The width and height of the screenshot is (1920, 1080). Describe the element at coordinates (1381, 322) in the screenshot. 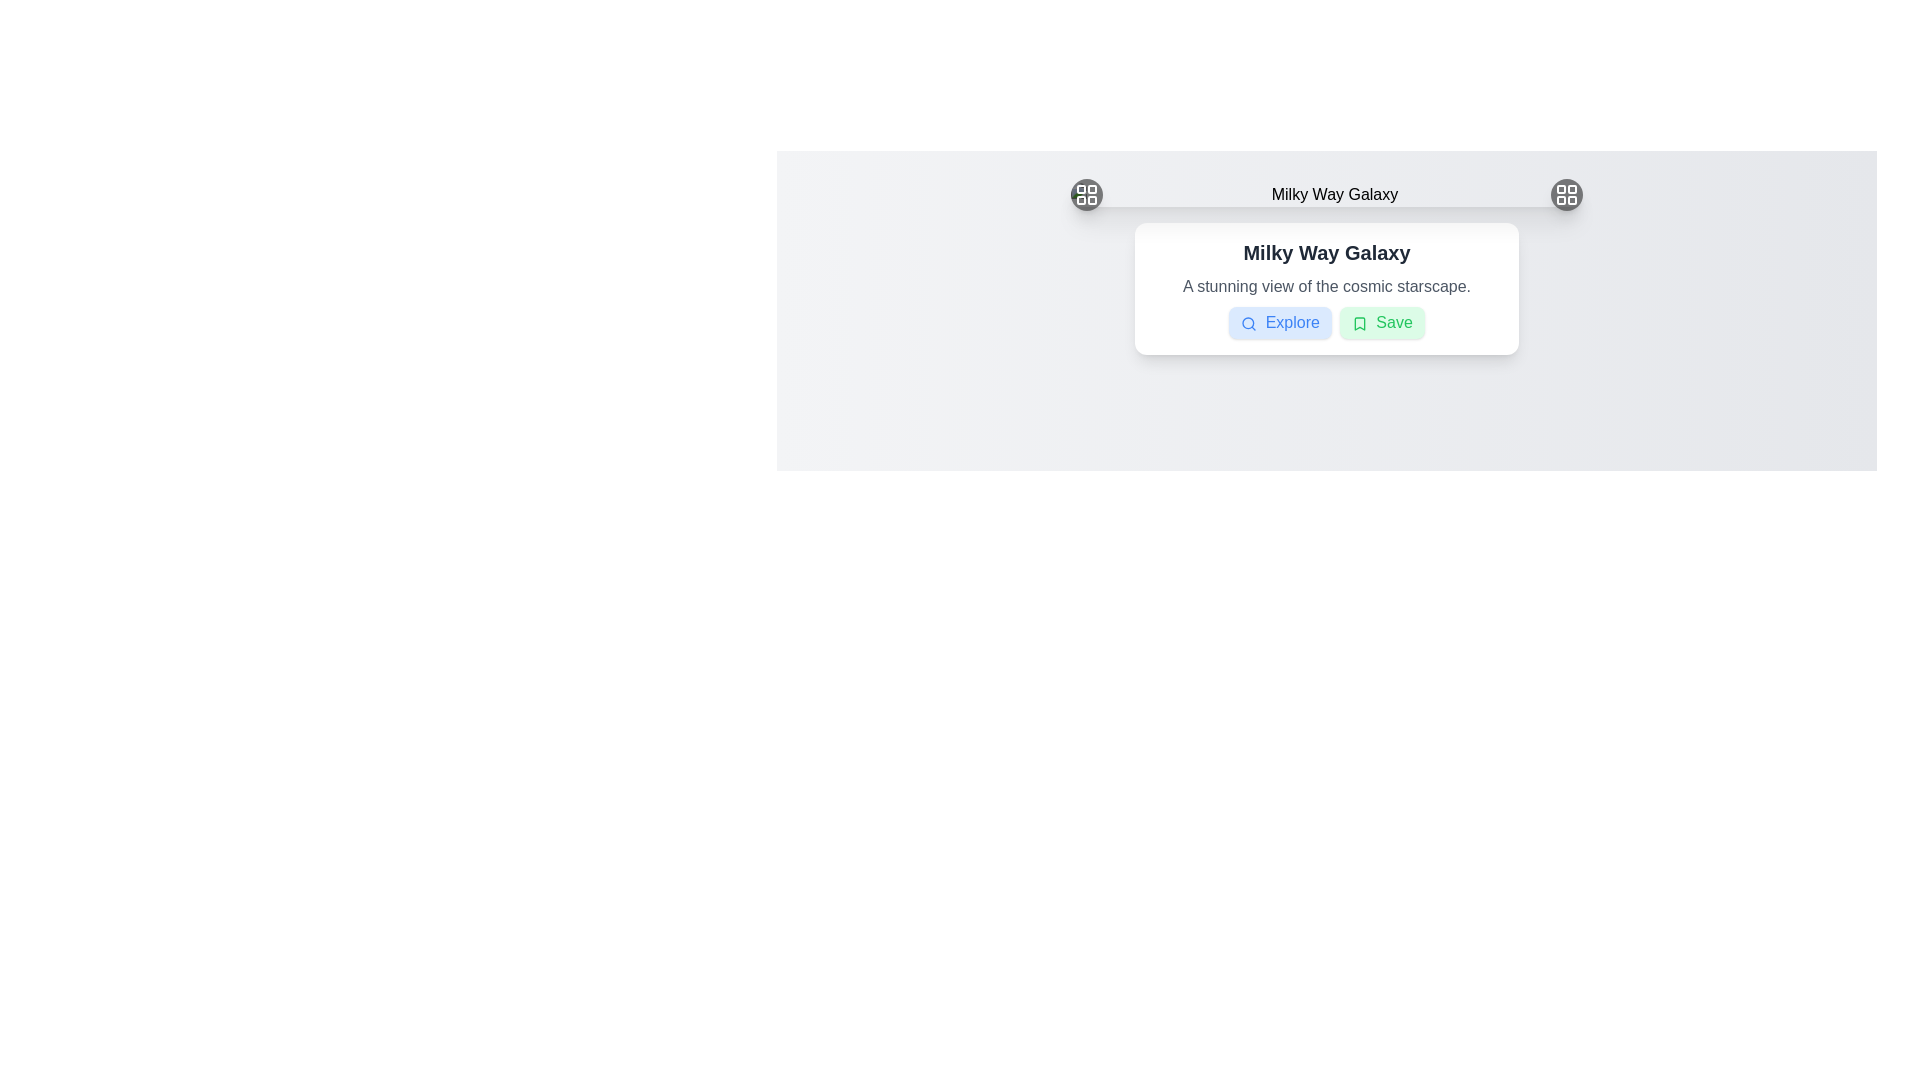

I see `the 'Save' button, which has a green text color, a light green background, rounded corners, and is located in the middle section of the interface` at that location.